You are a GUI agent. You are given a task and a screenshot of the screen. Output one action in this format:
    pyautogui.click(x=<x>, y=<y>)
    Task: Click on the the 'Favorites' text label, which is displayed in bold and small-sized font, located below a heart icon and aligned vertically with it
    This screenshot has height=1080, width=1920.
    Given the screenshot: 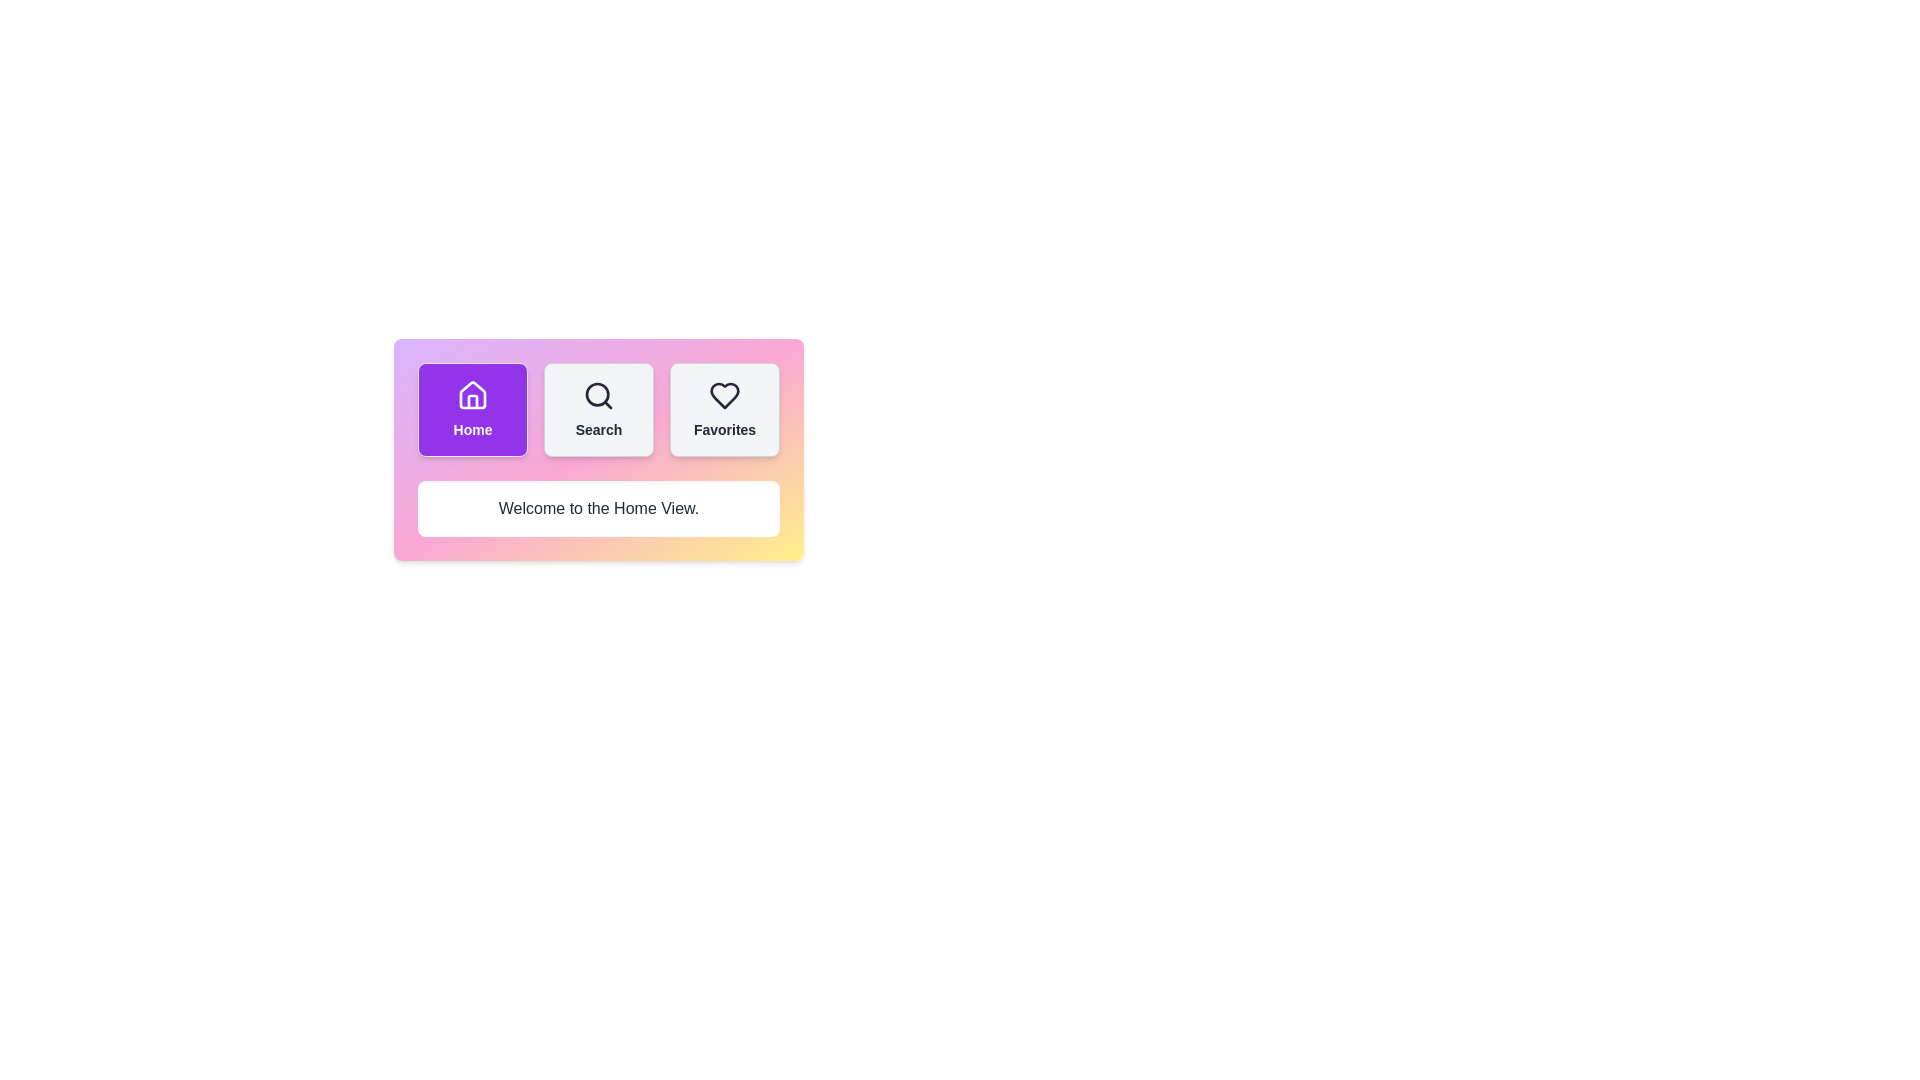 What is the action you would take?
    pyautogui.click(x=723, y=428)
    